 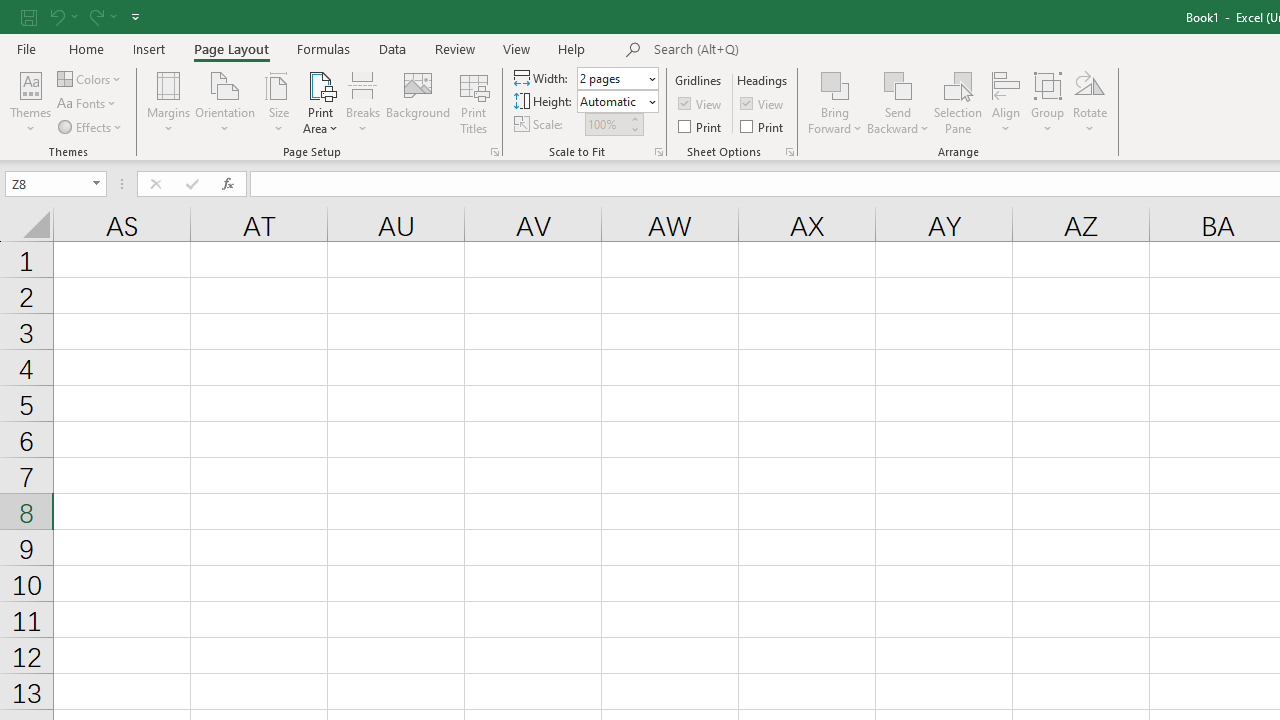 What do you see at coordinates (87, 103) in the screenshot?
I see `'Fonts'` at bounding box center [87, 103].